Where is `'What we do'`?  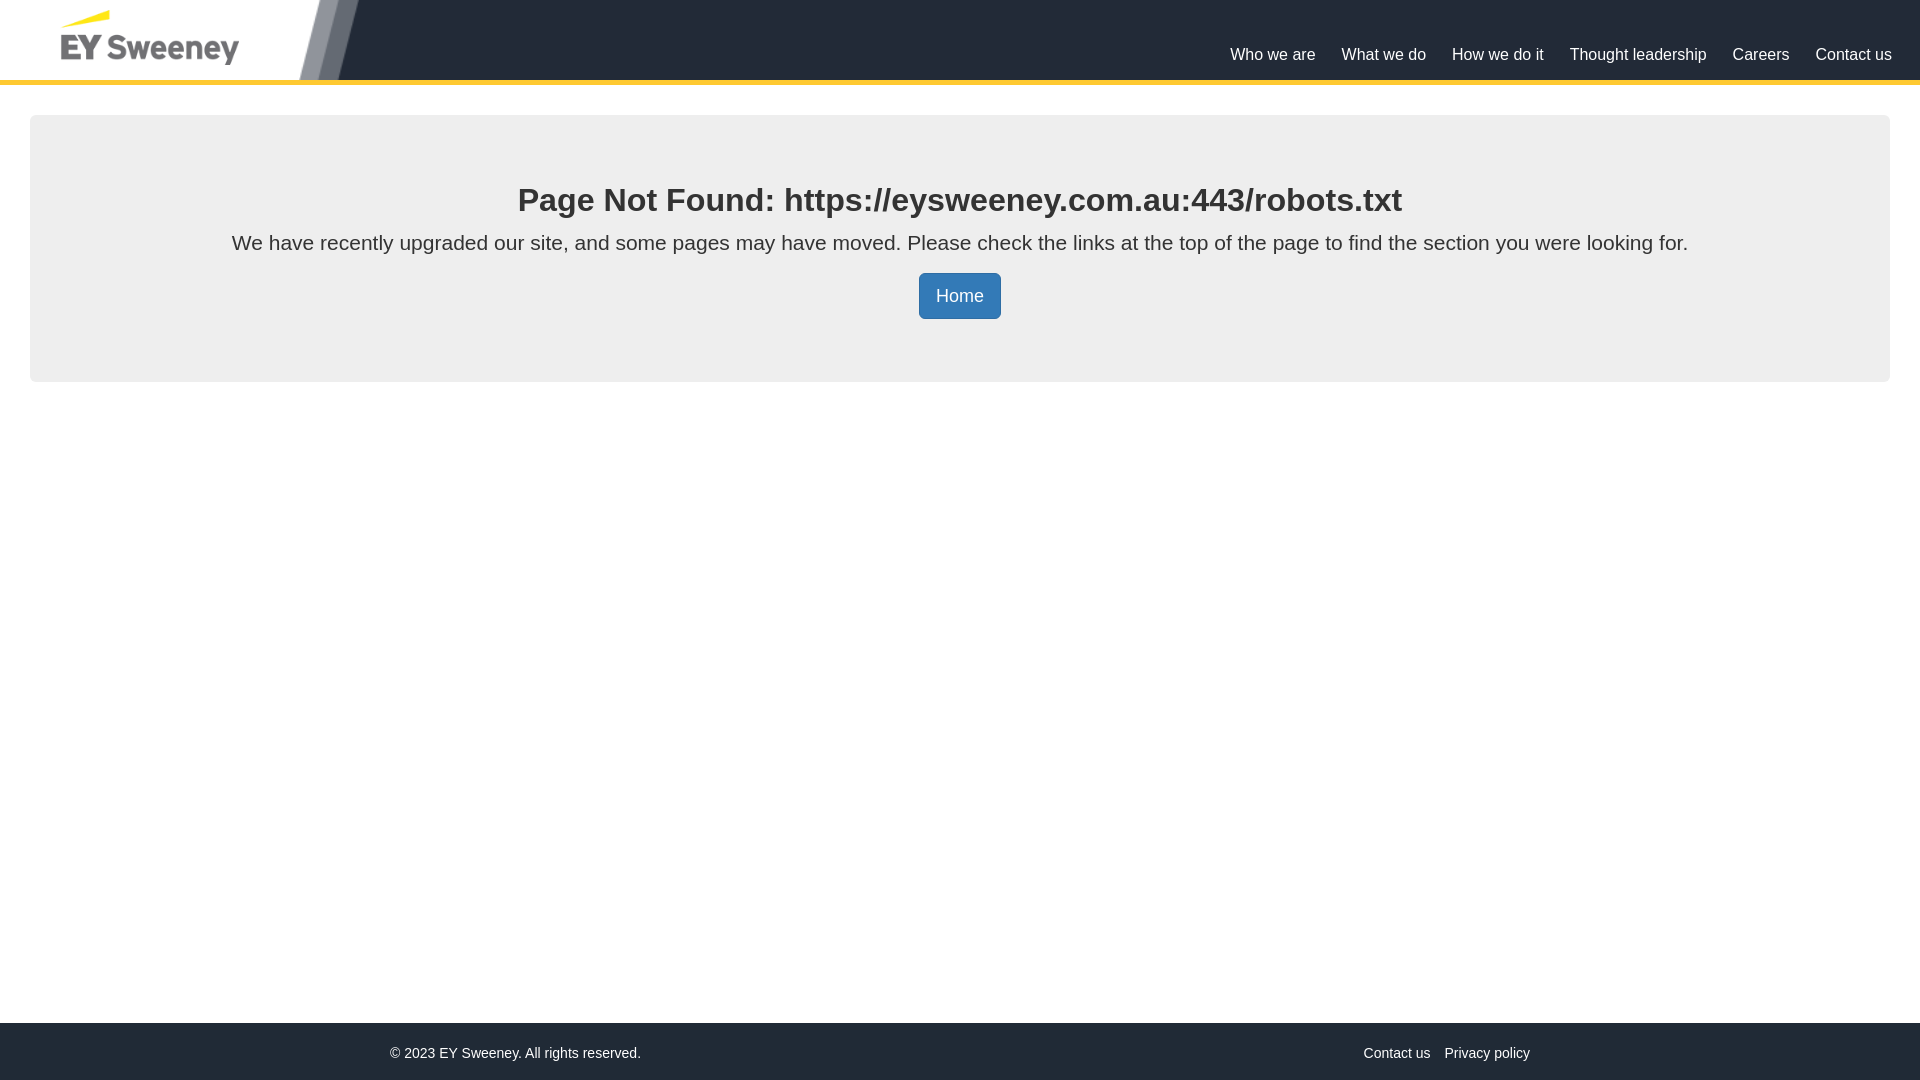 'What we do' is located at coordinates (1382, 53).